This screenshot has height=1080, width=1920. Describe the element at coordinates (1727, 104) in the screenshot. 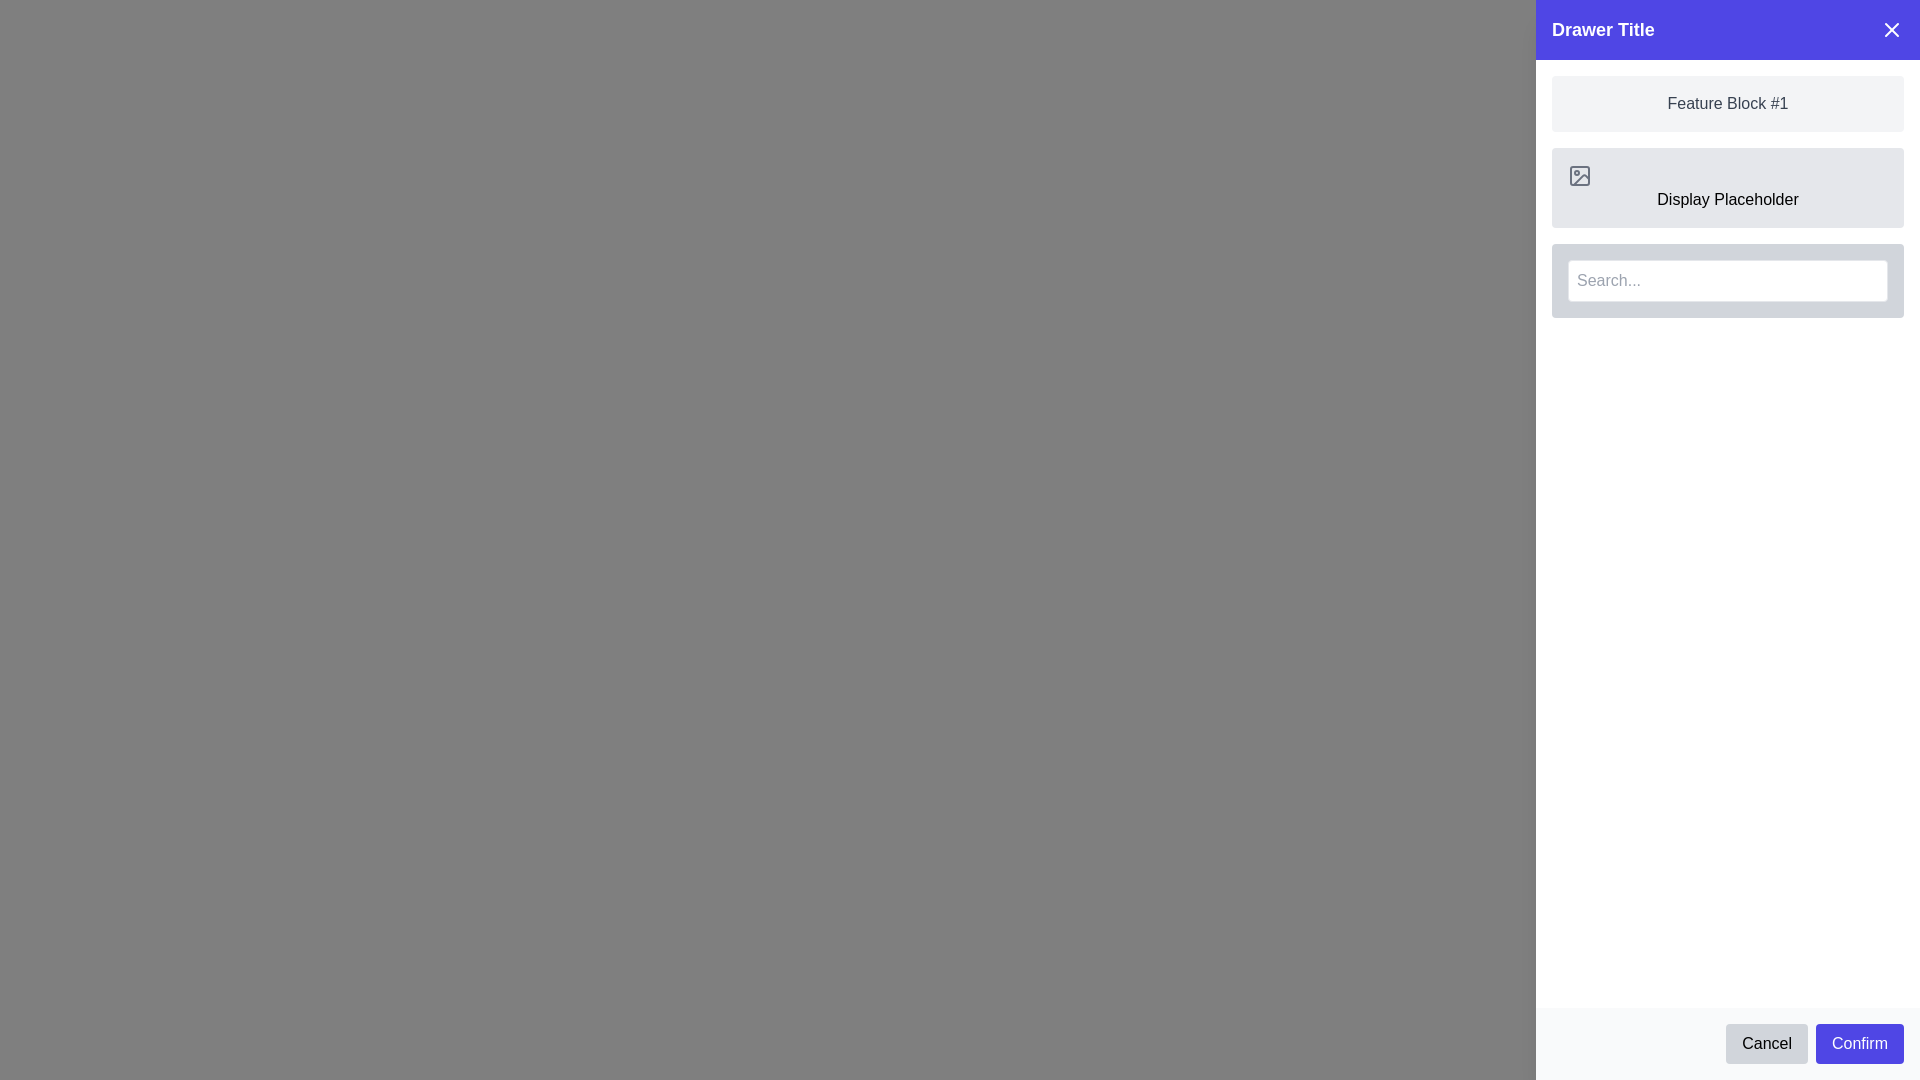

I see `the descriptive label located in the right-side drawer interface, positioned below the drawer title and above the 'Display Placeholder' box` at that location.